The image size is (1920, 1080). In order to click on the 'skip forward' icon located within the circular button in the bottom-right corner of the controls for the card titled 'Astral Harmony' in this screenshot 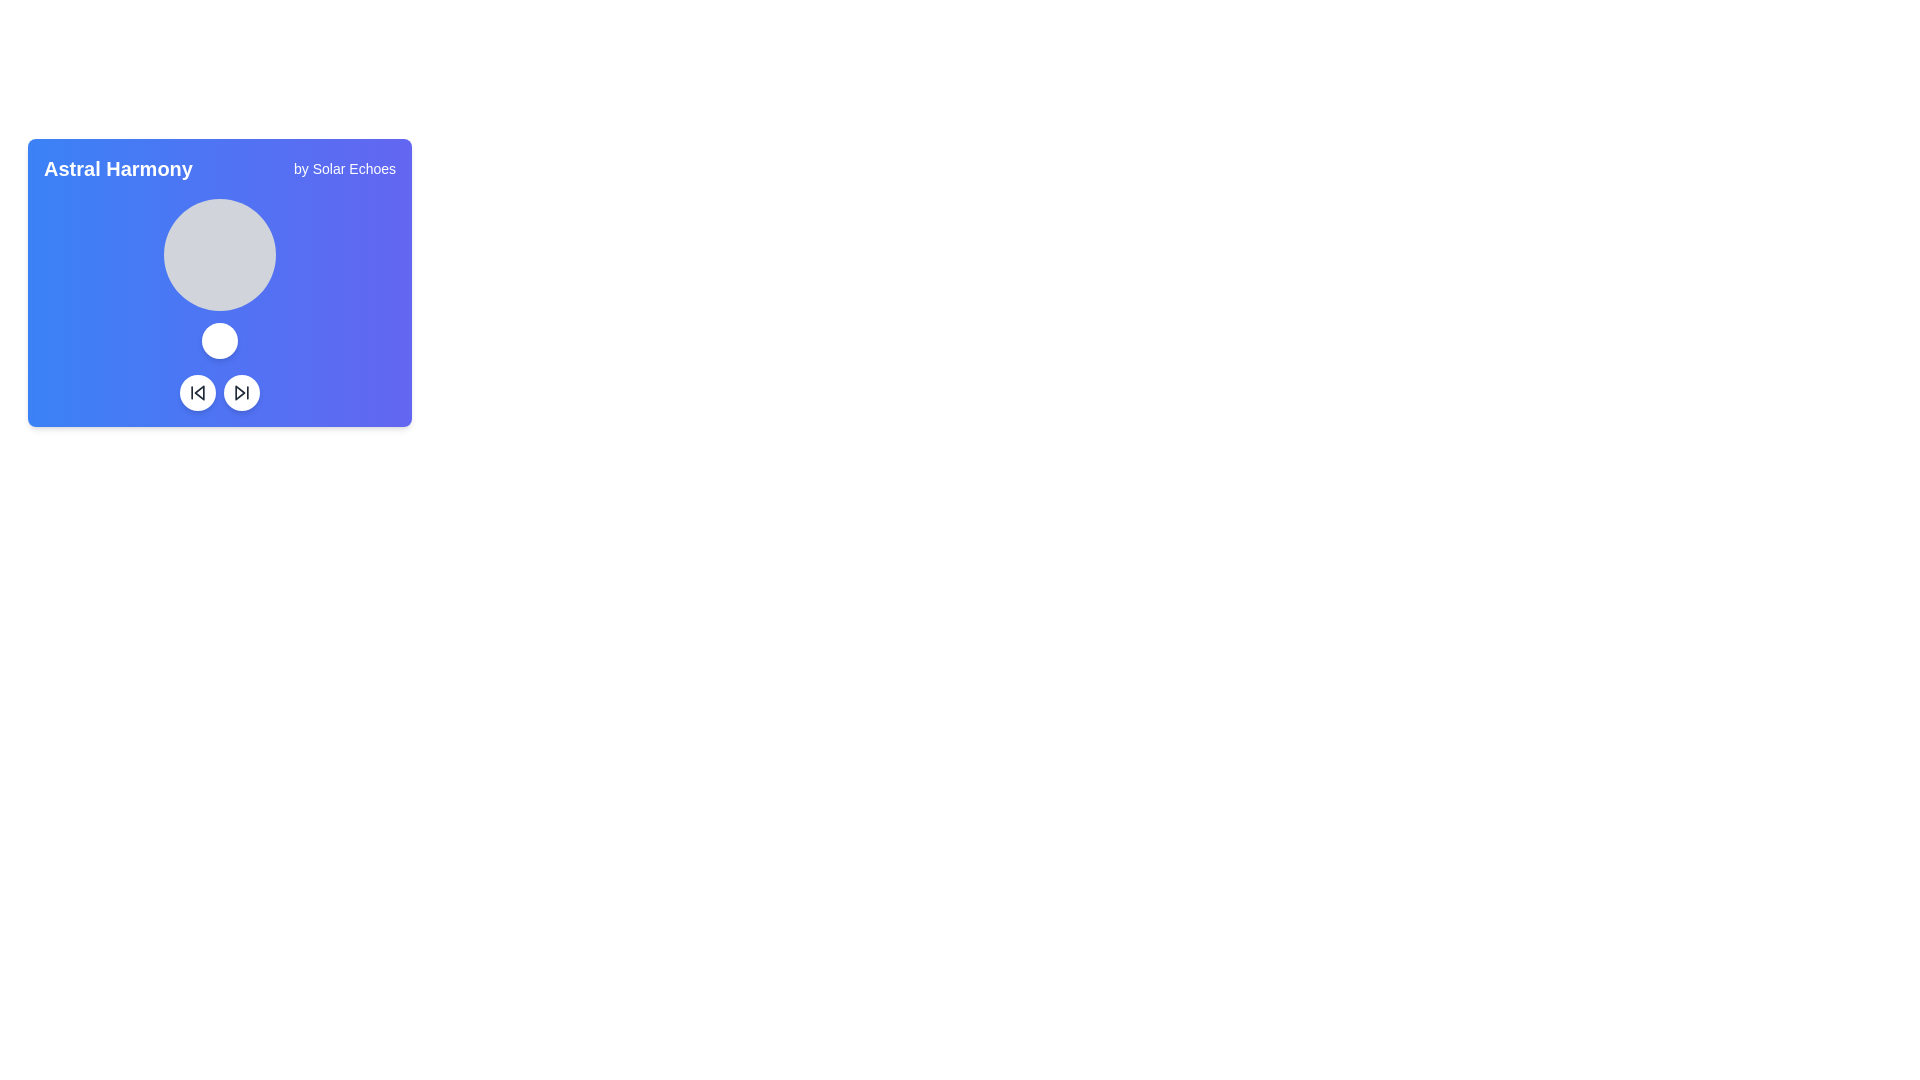, I will do `click(240, 393)`.